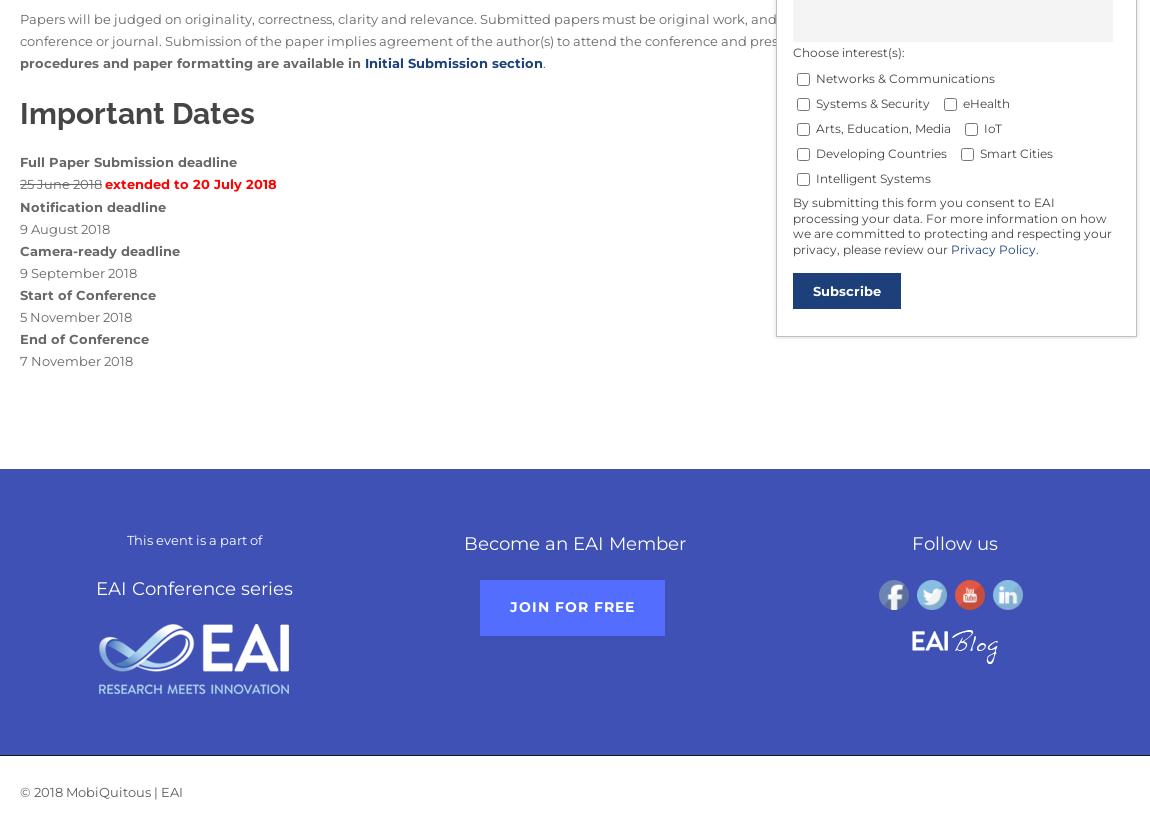  What do you see at coordinates (19, 227) in the screenshot?
I see `'9 August 2018'` at bounding box center [19, 227].